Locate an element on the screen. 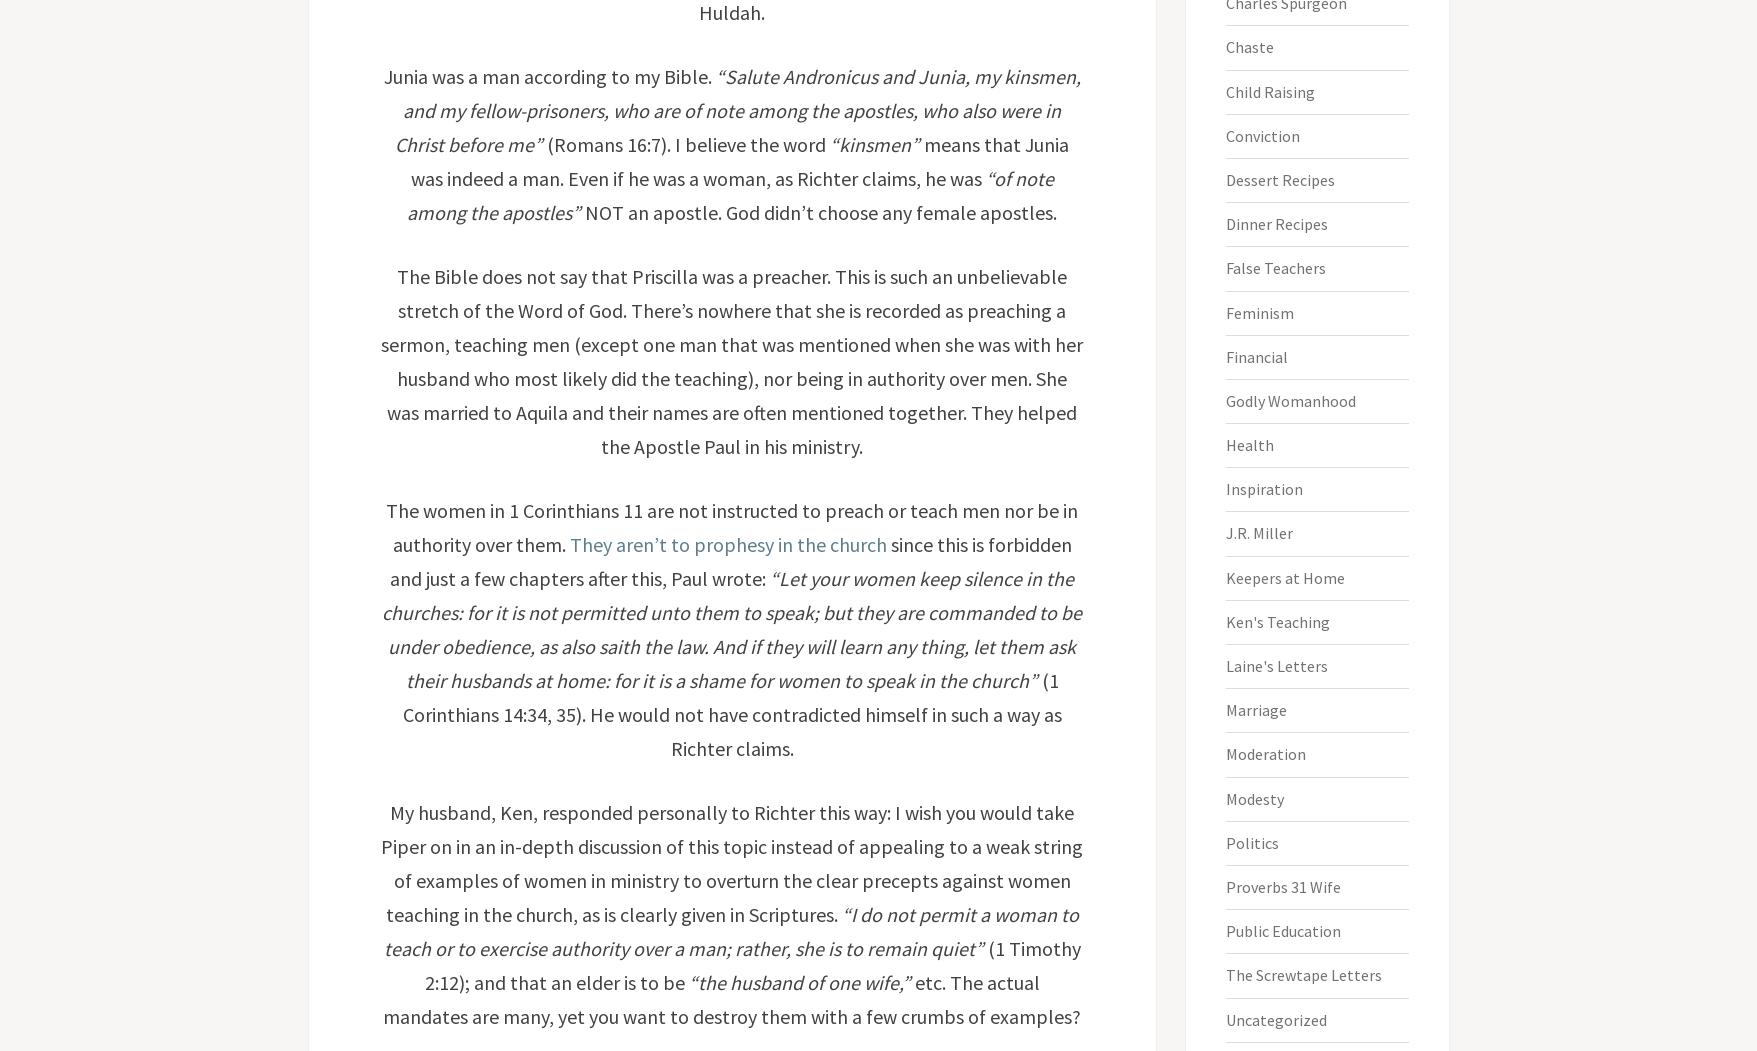 The height and width of the screenshot is (1051, 1757). 'since this is forbidden and just a few chapters after this, Paul wrote:' is located at coordinates (729, 560).